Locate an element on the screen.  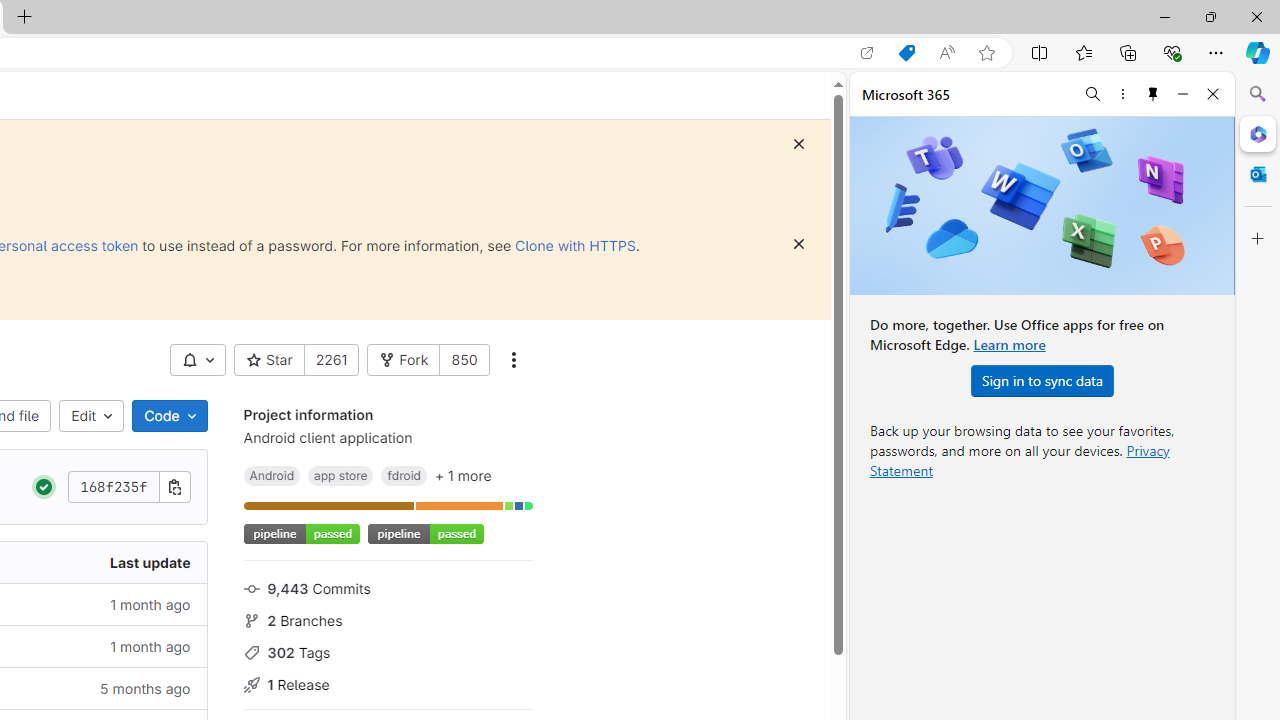
'Class: s16 icon gl-mr-3 gl-text-gray-500' is located at coordinates (250, 684).